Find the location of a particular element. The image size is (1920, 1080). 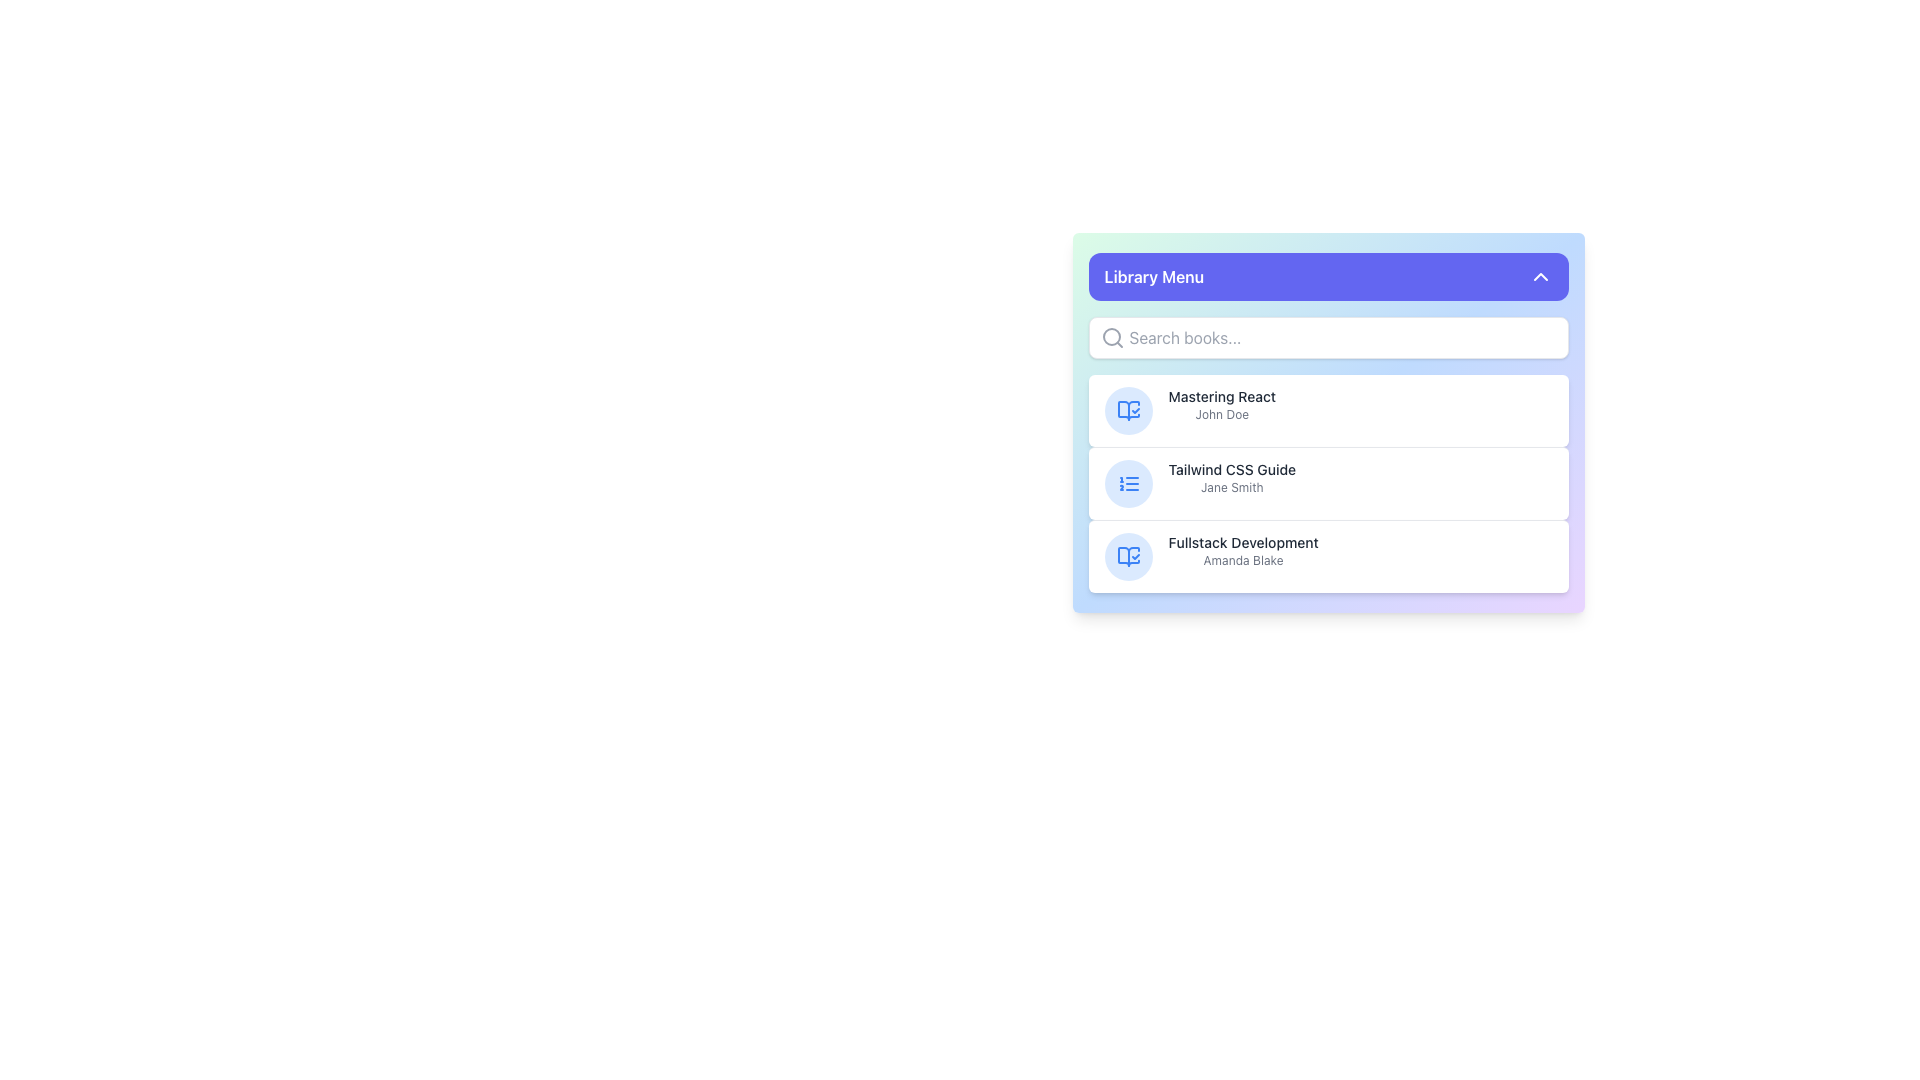

the open book icon with a checkmark symbol located to the left of 'Mastering React' and 'John Doe' is located at coordinates (1128, 556).